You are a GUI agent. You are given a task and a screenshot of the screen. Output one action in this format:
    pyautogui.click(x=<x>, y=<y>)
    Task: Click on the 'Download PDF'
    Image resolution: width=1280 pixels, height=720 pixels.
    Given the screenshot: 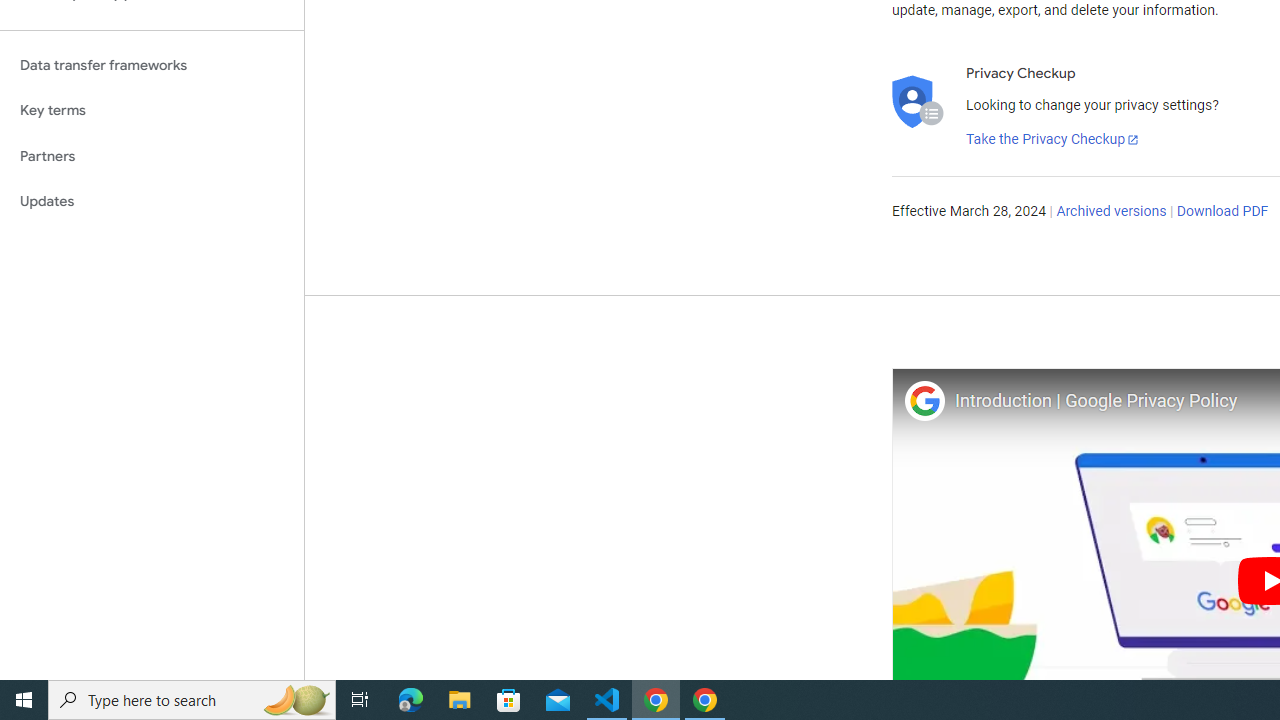 What is the action you would take?
    pyautogui.click(x=1221, y=212)
    